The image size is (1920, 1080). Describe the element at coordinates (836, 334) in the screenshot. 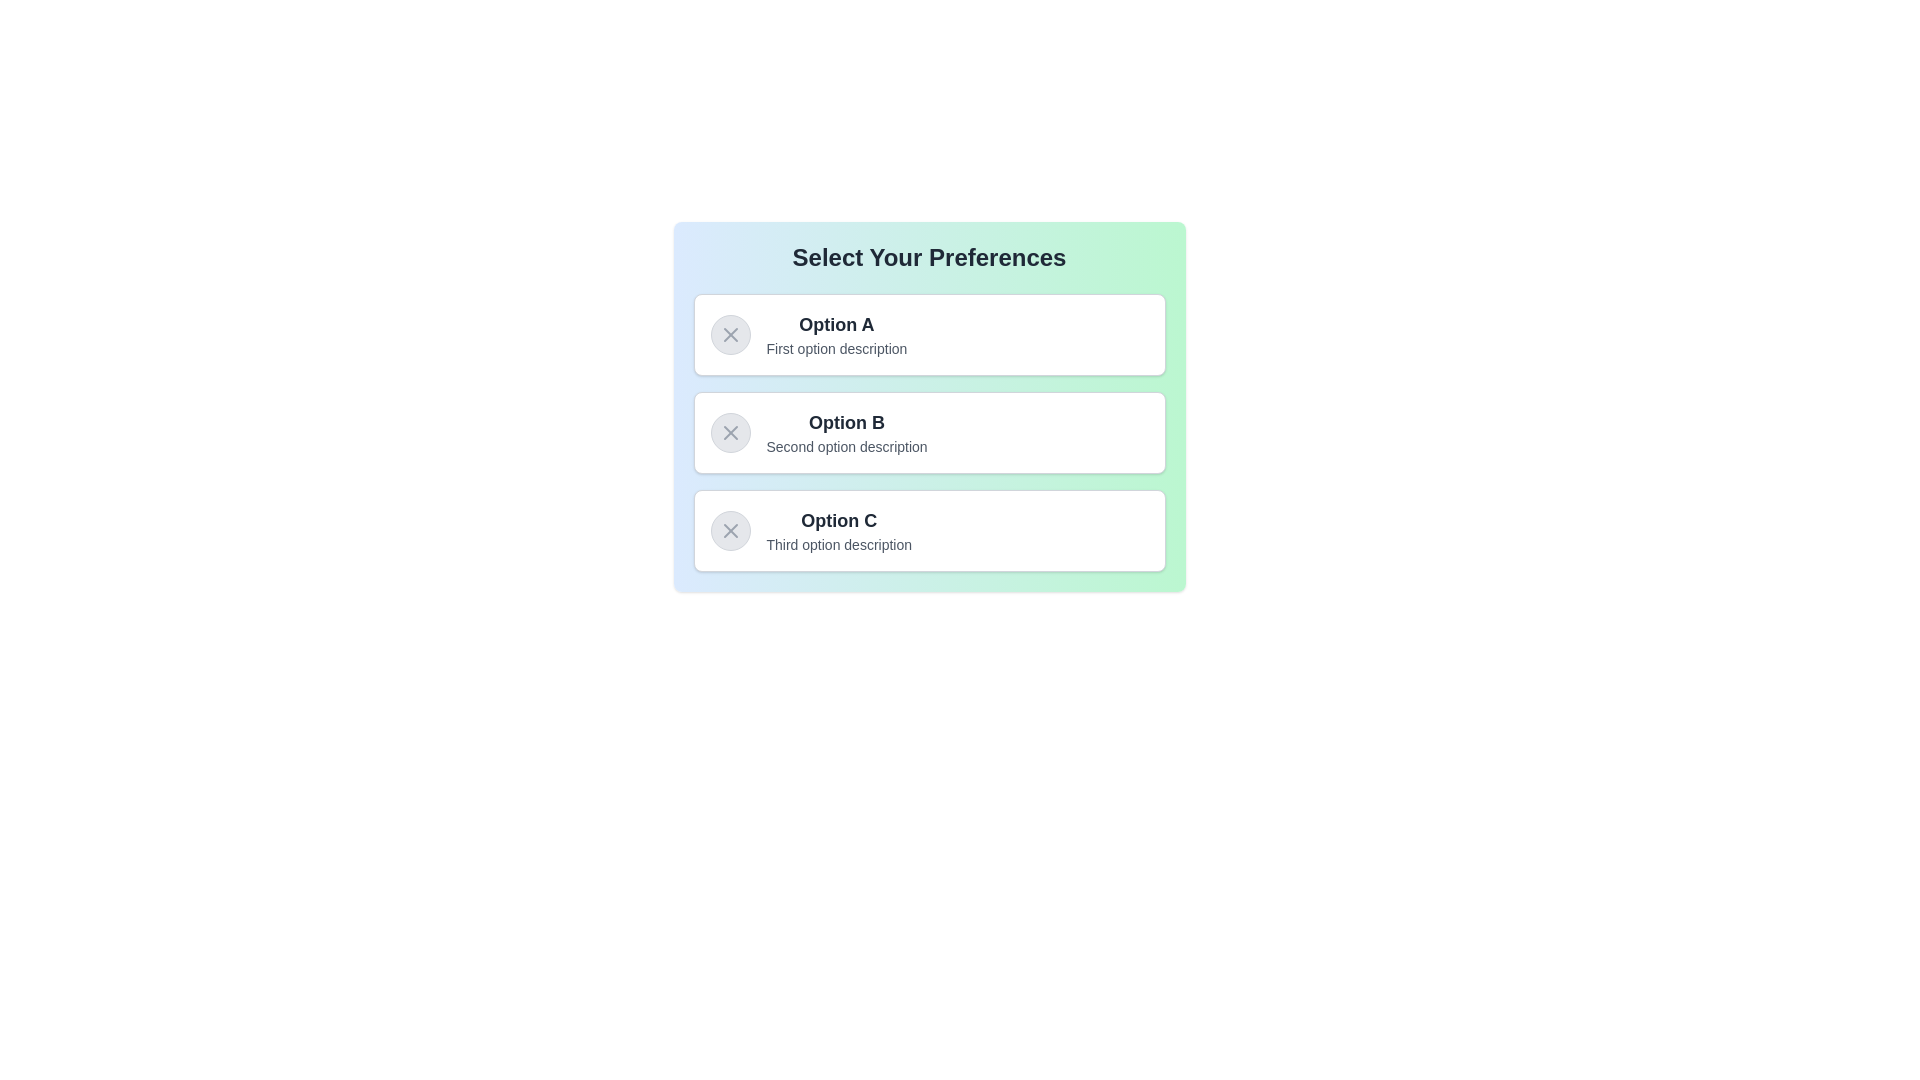

I see `the Label or Text Display located beneath the header 'Select Your Preferences', serving as the first option in the vertical list` at that location.